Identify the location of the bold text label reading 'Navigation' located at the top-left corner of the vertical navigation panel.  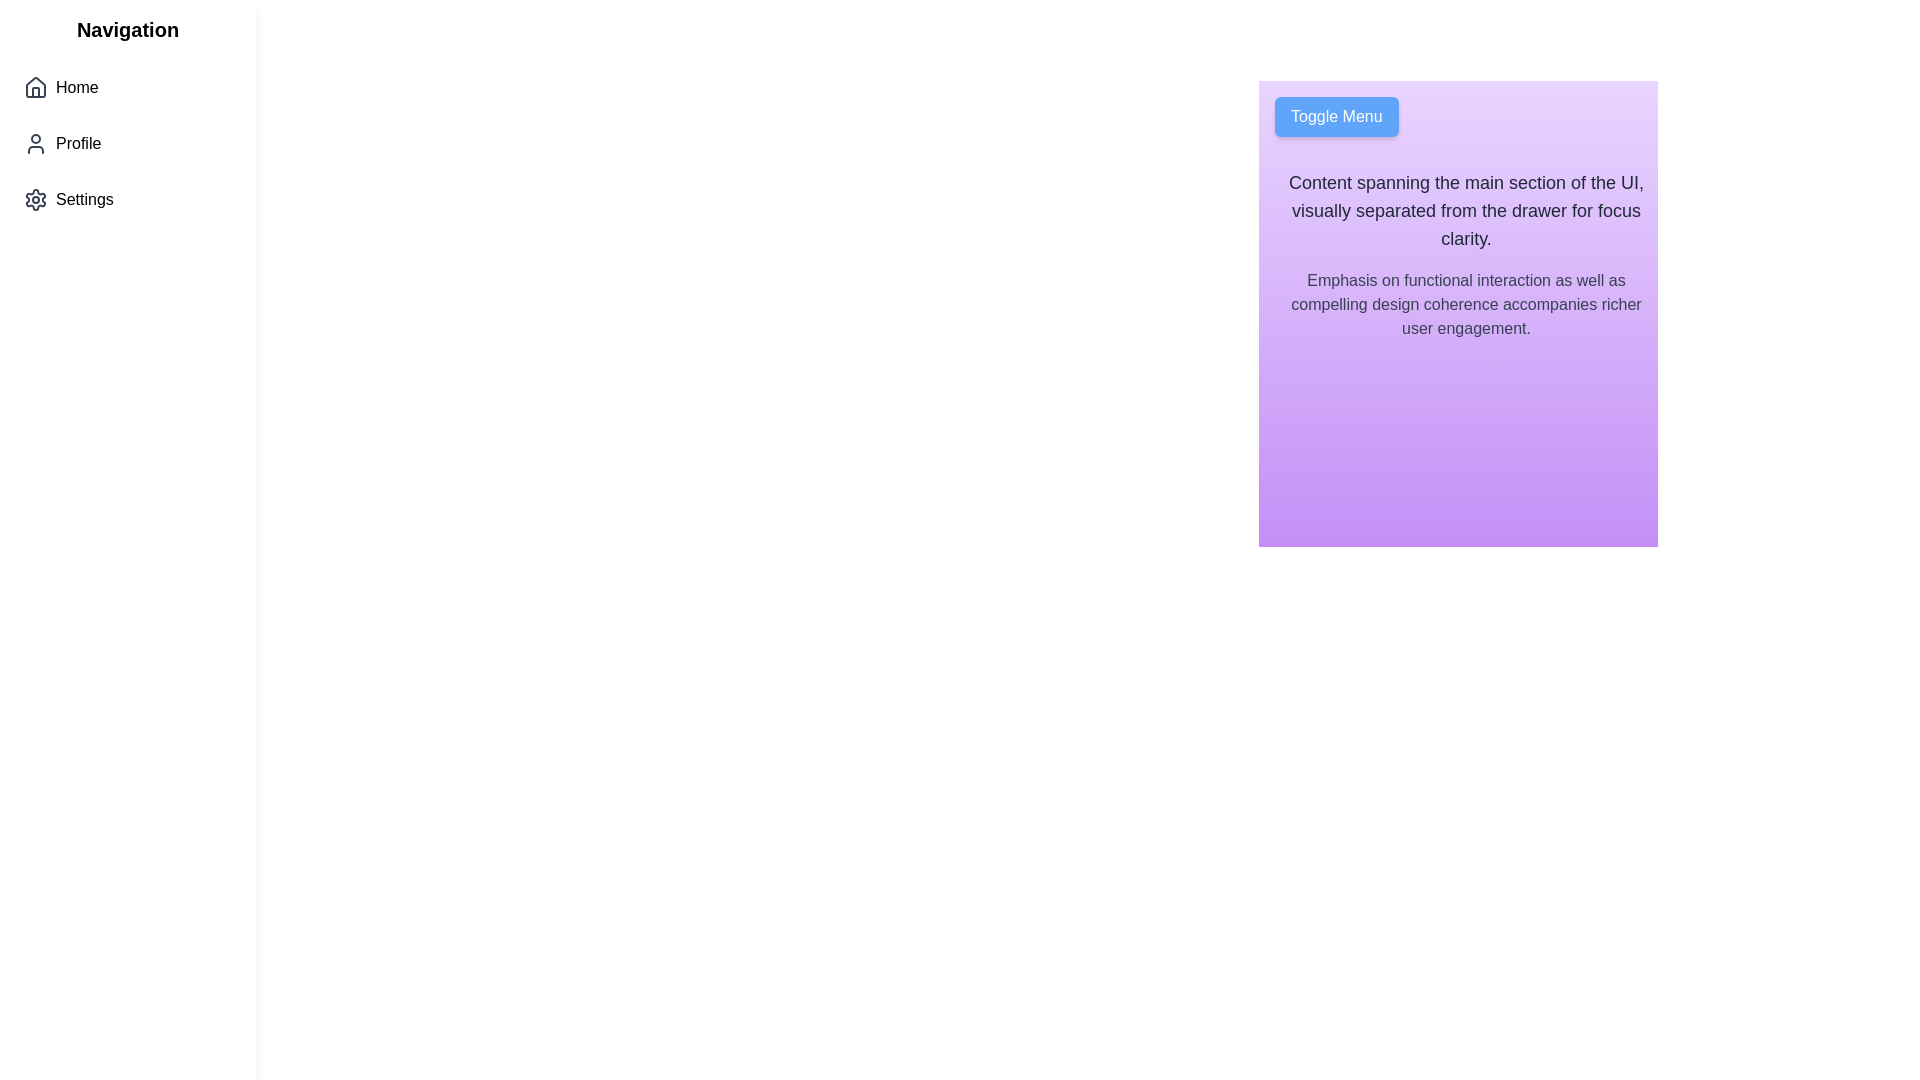
(127, 30).